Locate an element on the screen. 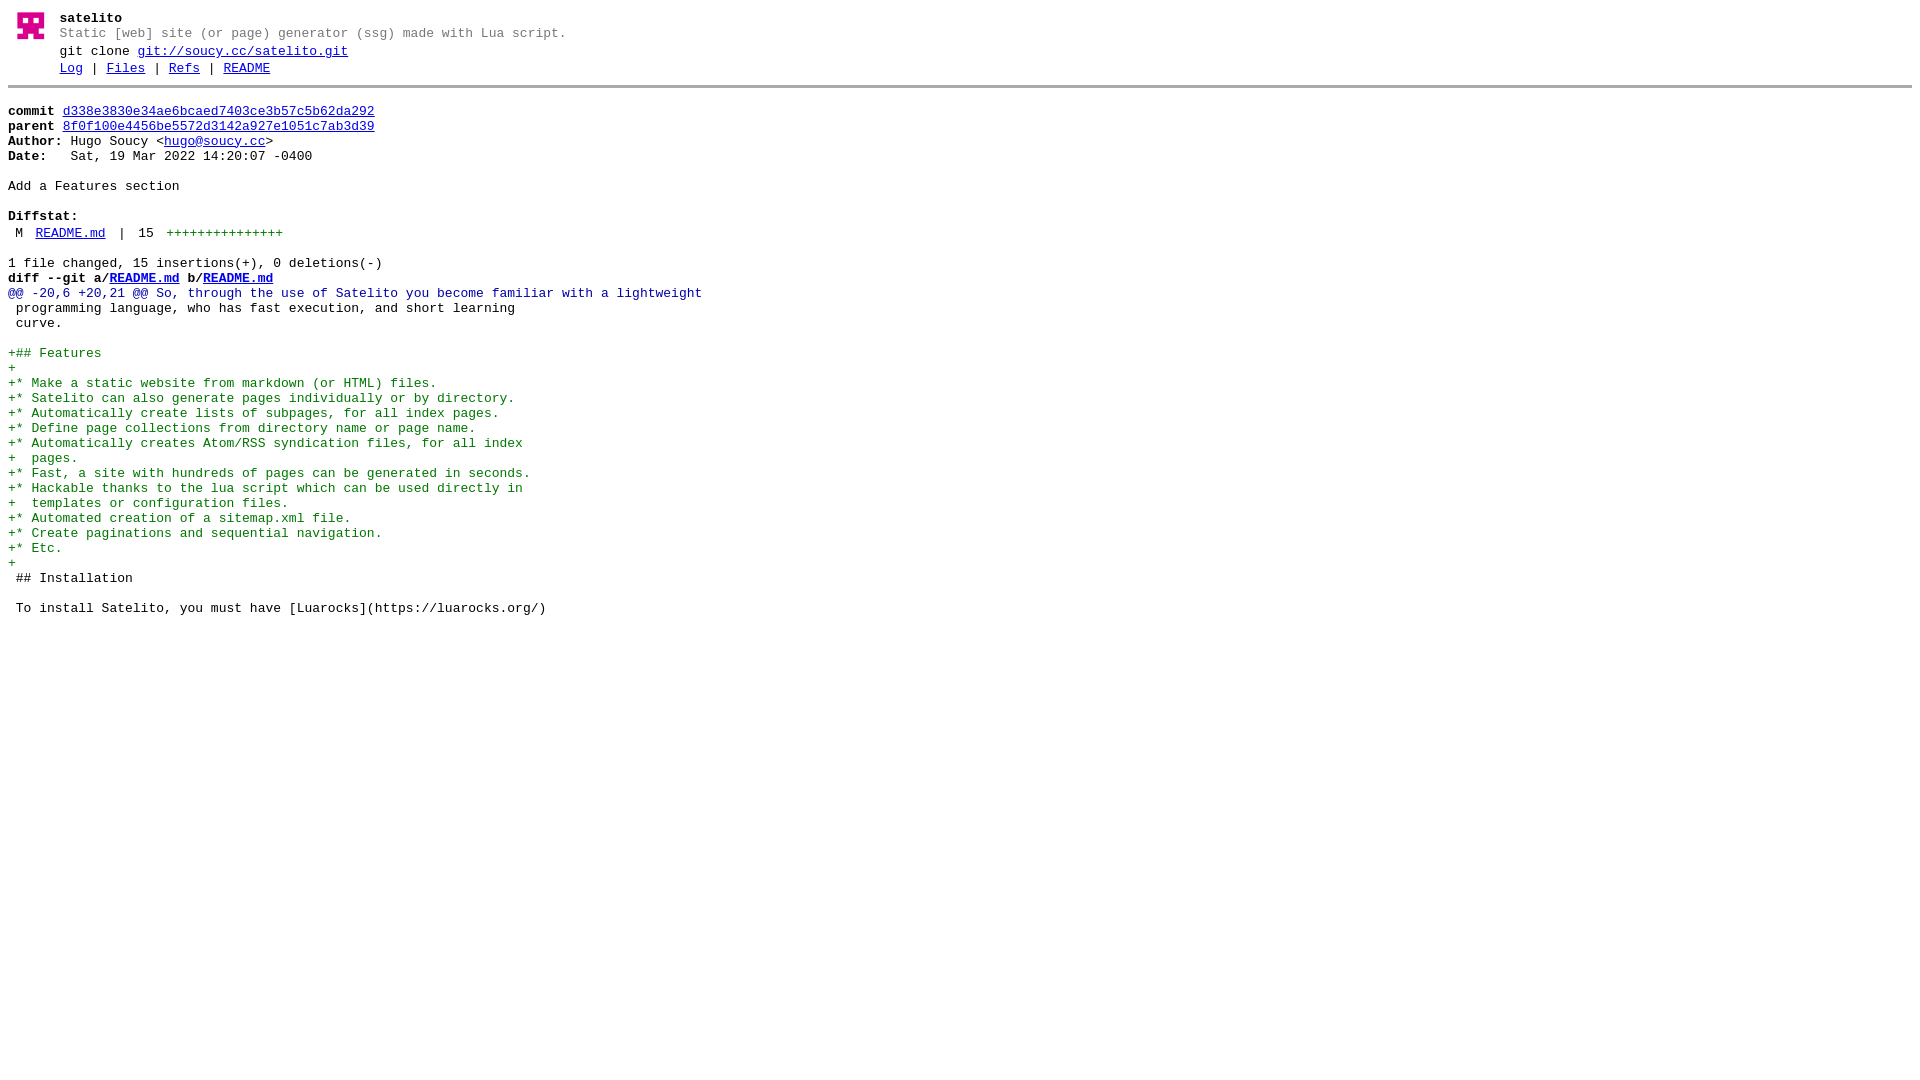 The image size is (1920, 1080). '+* Create paginations and sequential navigation.' is located at coordinates (195, 532).